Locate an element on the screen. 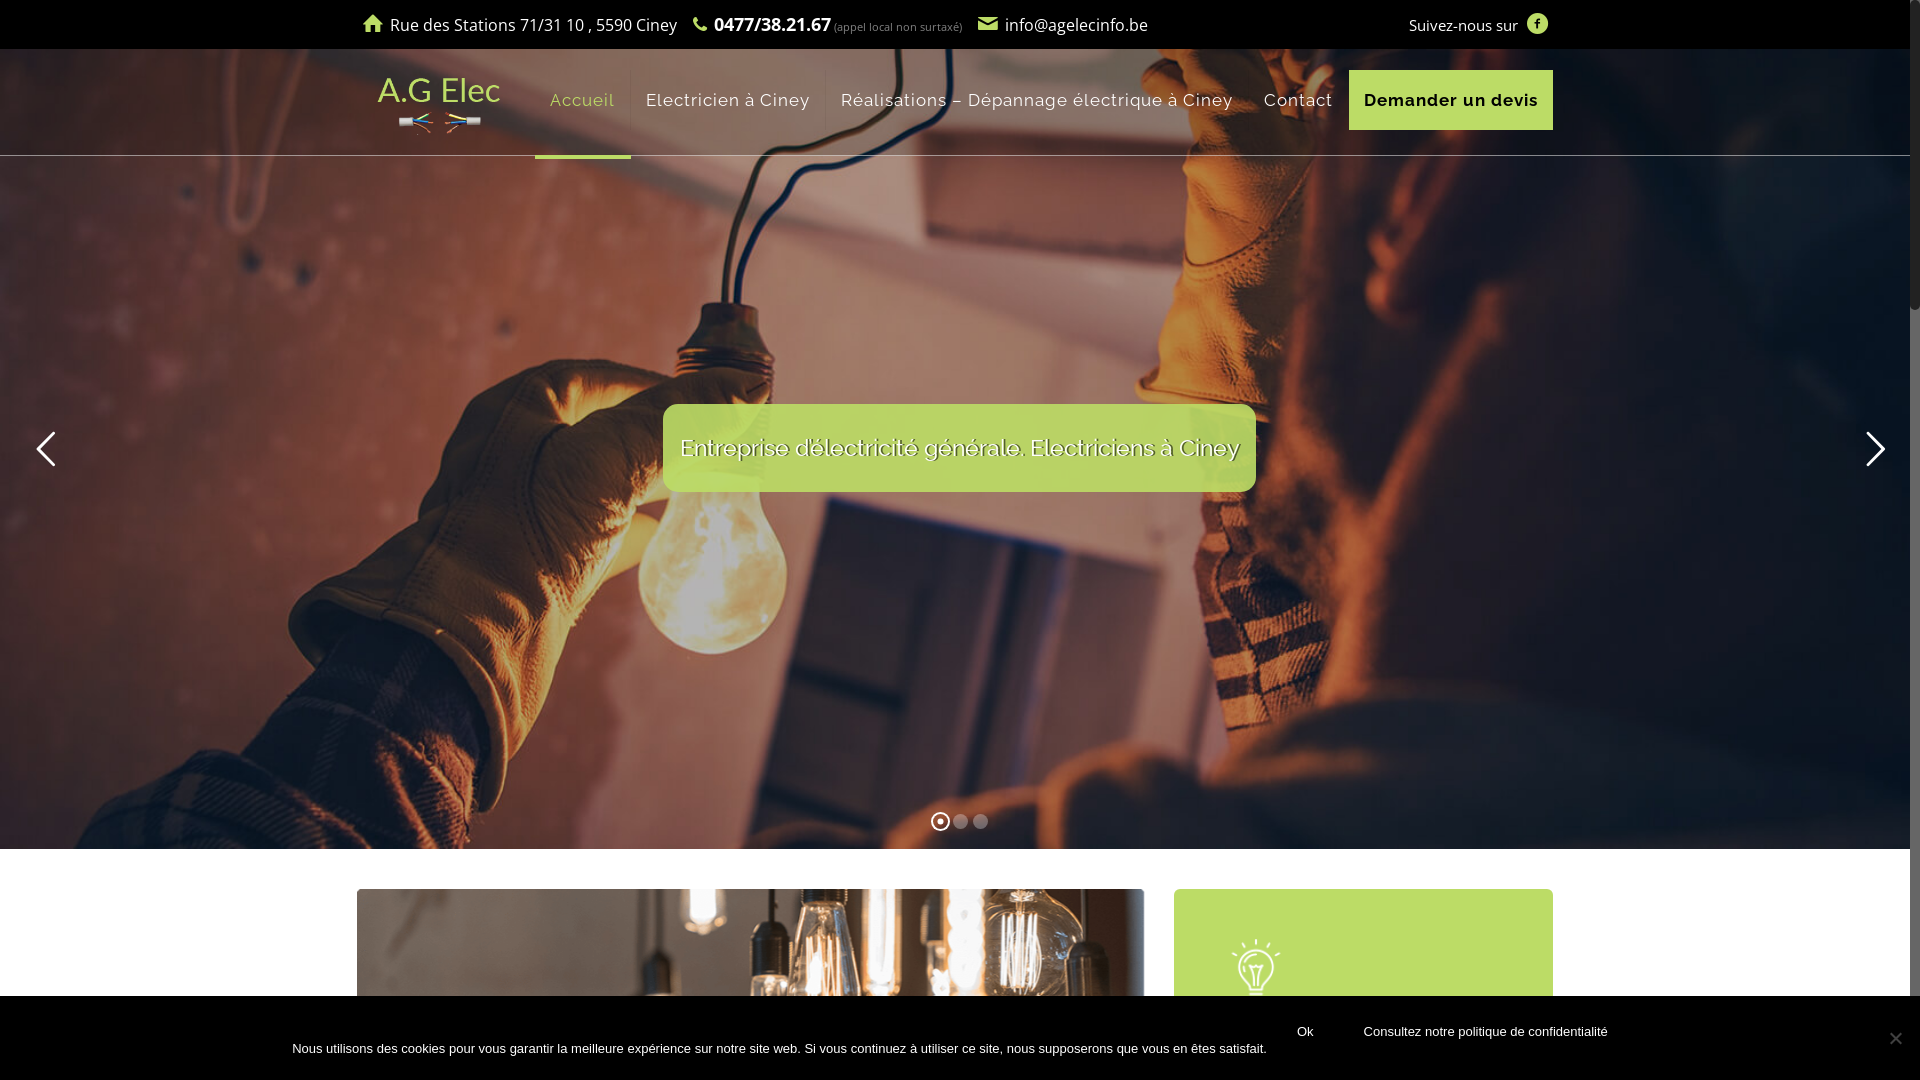 The height and width of the screenshot is (1080, 1920). 'info@agelecinfo.be' is located at coordinates (1075, 24).